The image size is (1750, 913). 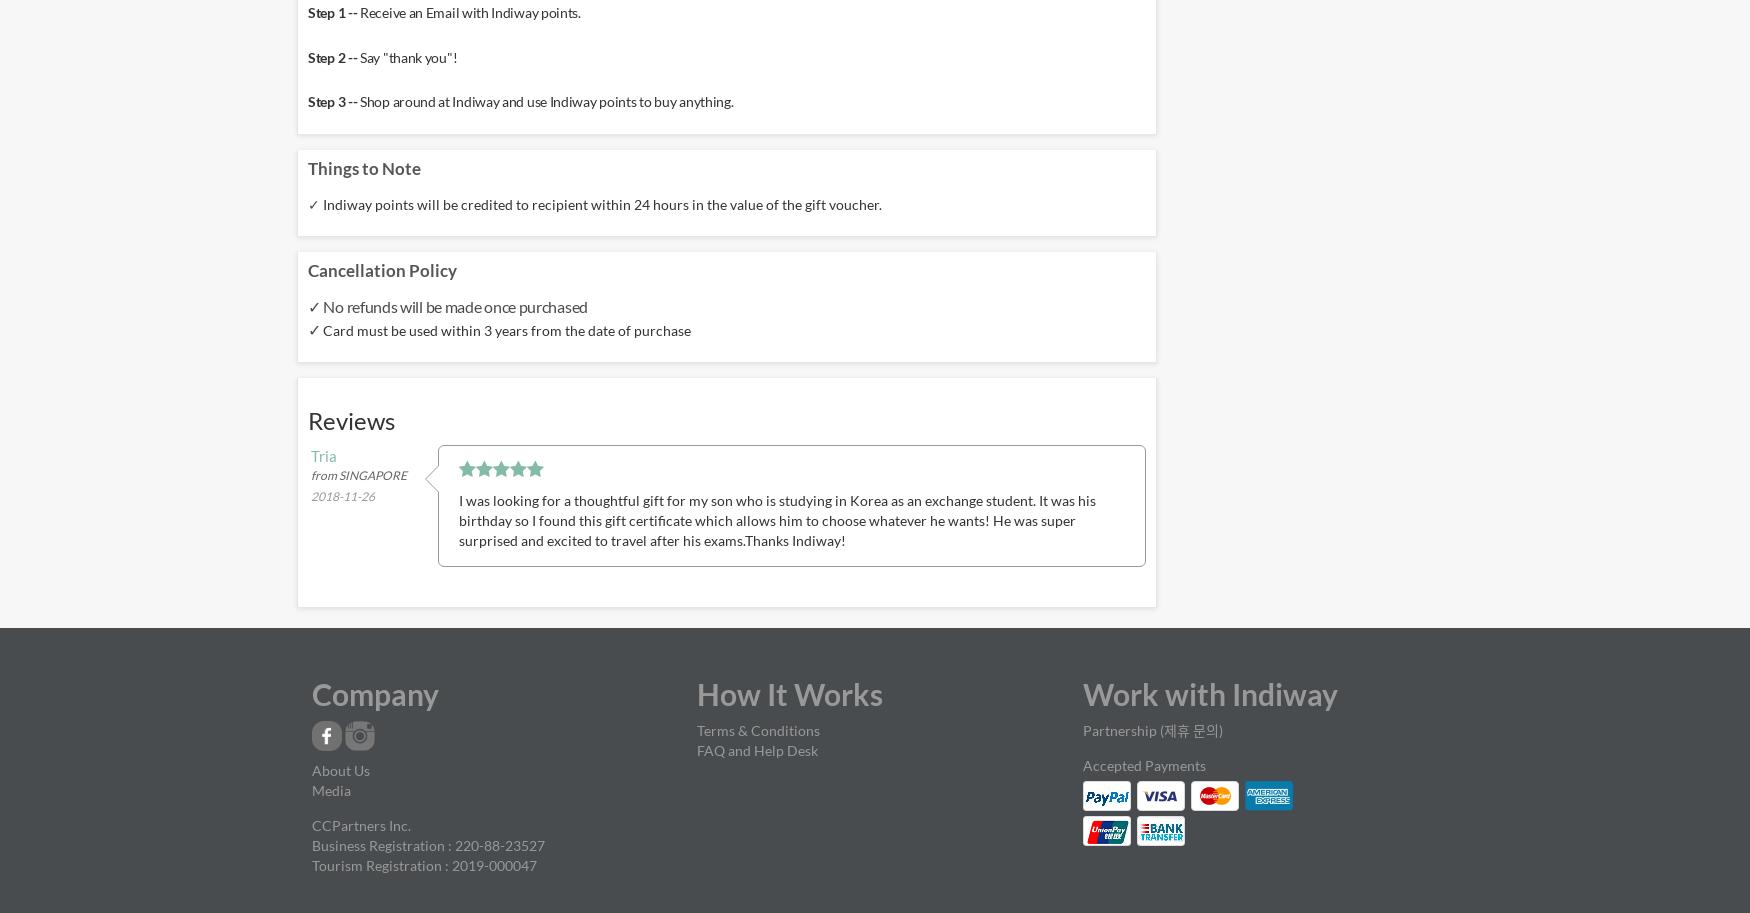 What do you see at coordinates (546, 101) in the screenshot?
I see `'Shop around at Indiway and use Indiway points to buy anything.'` at bounding box center [546, 101].